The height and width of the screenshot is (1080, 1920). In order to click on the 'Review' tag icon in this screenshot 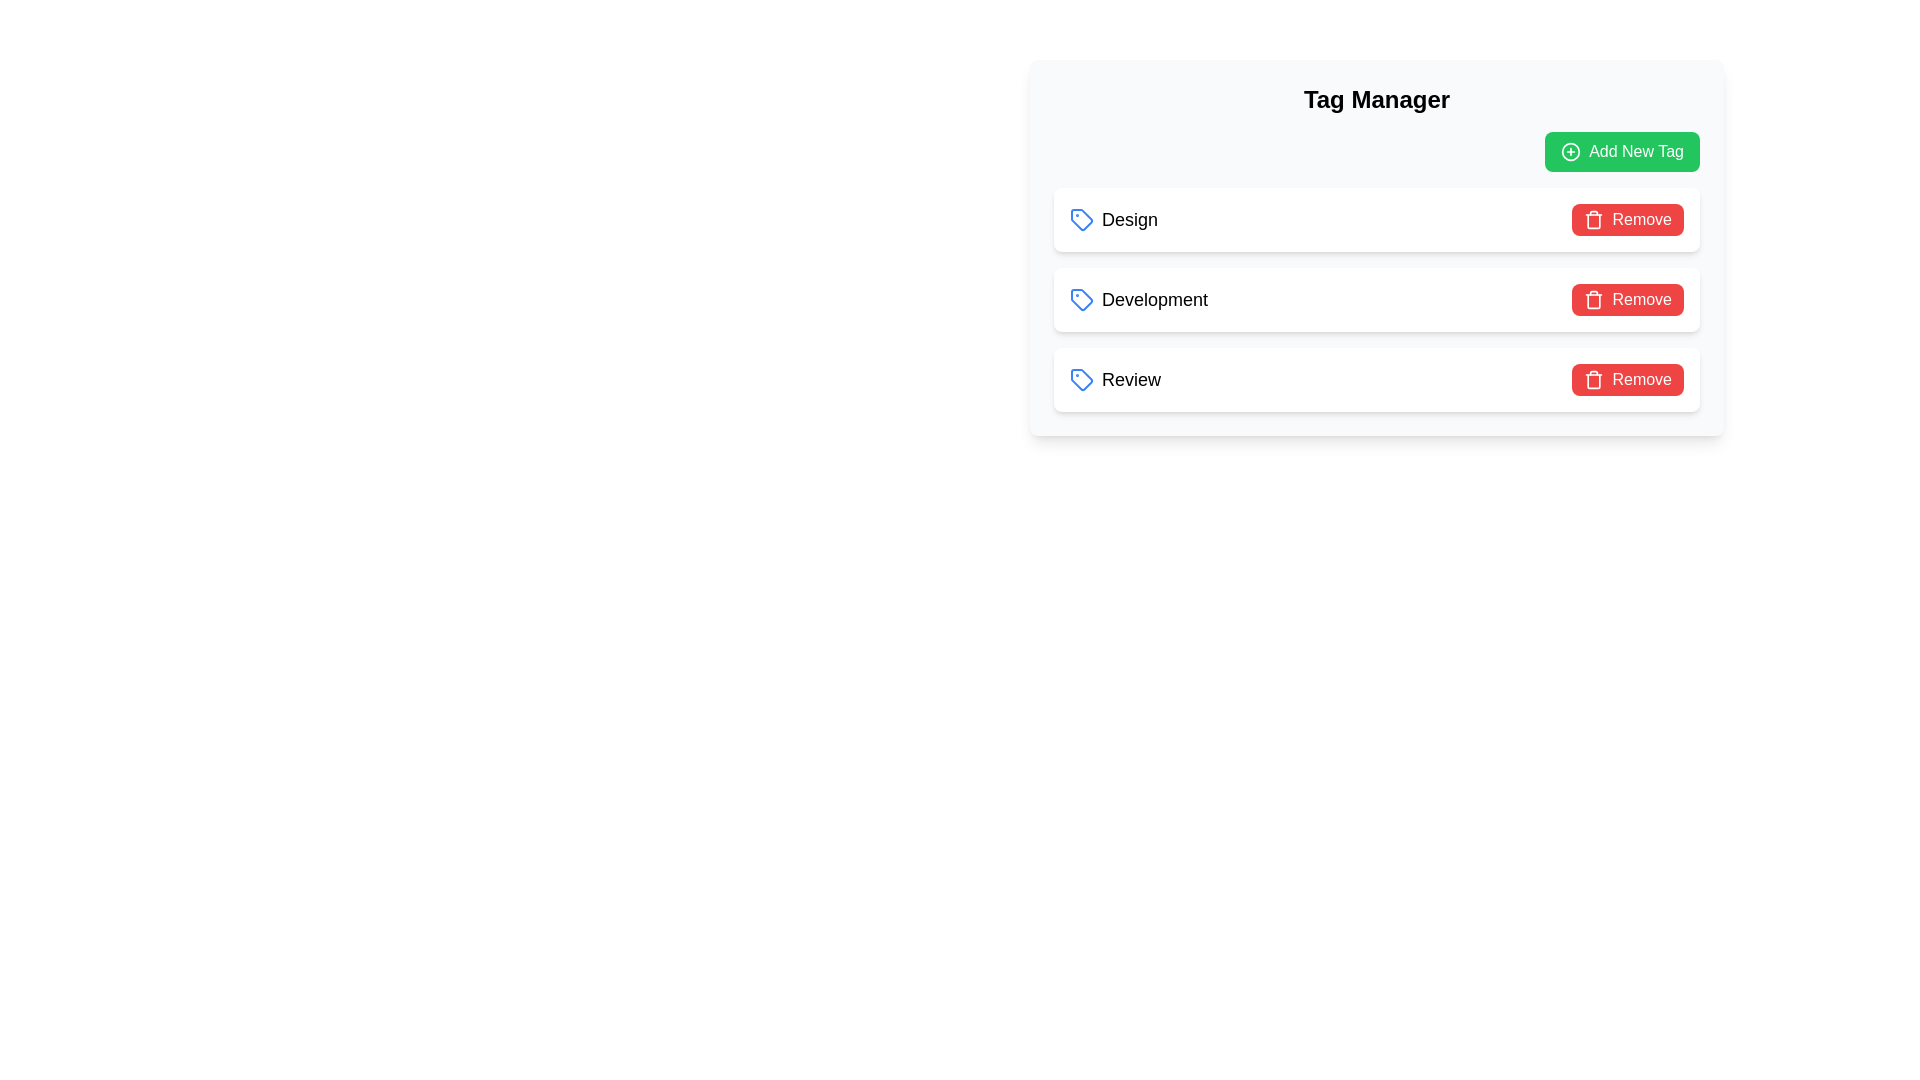, I will do `click(1080, 380)`.